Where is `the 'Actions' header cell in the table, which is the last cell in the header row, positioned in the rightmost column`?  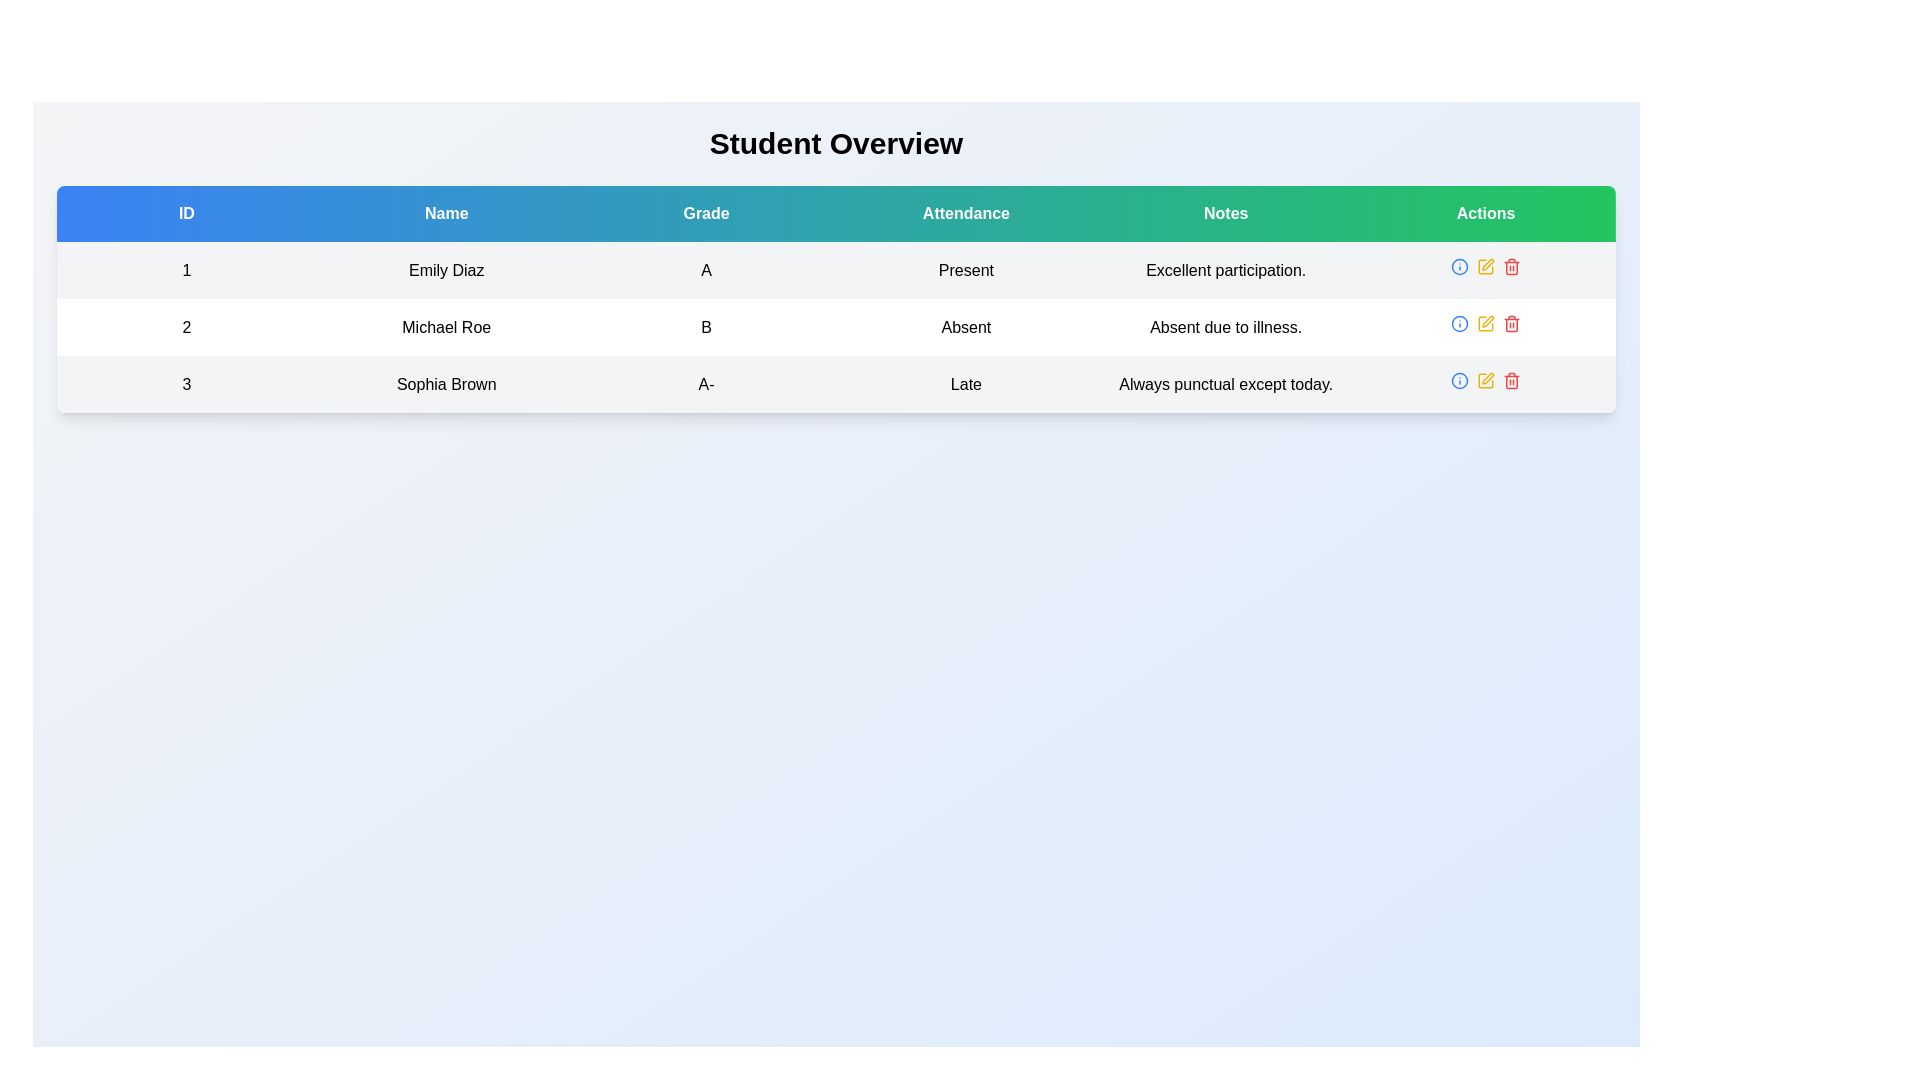
the 'Actions' header cell in the table, which is the last cell in the header row, positioned in the rightmost column is located at coordinates (1486, 213).